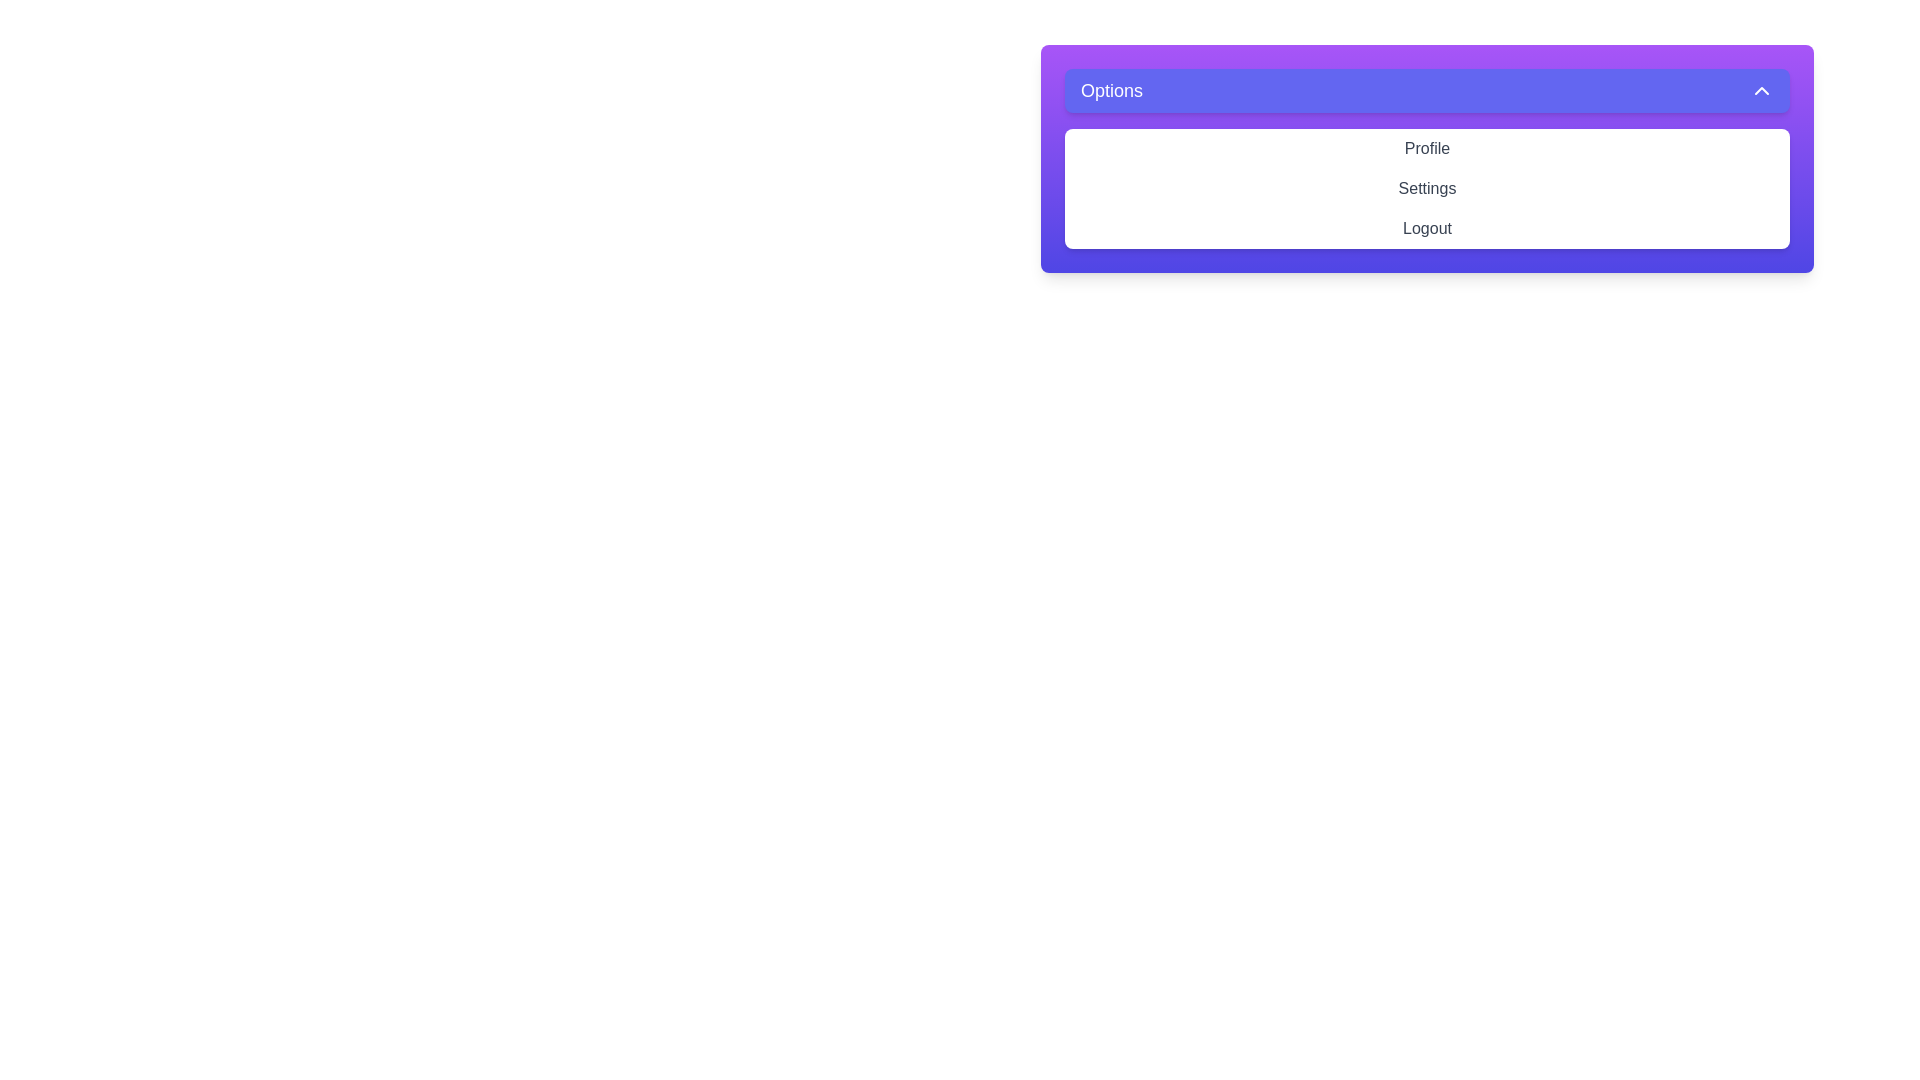 The image size is (1920, 1080). I want to click on the 'Logout' option in the menu, so click(1426, 227).